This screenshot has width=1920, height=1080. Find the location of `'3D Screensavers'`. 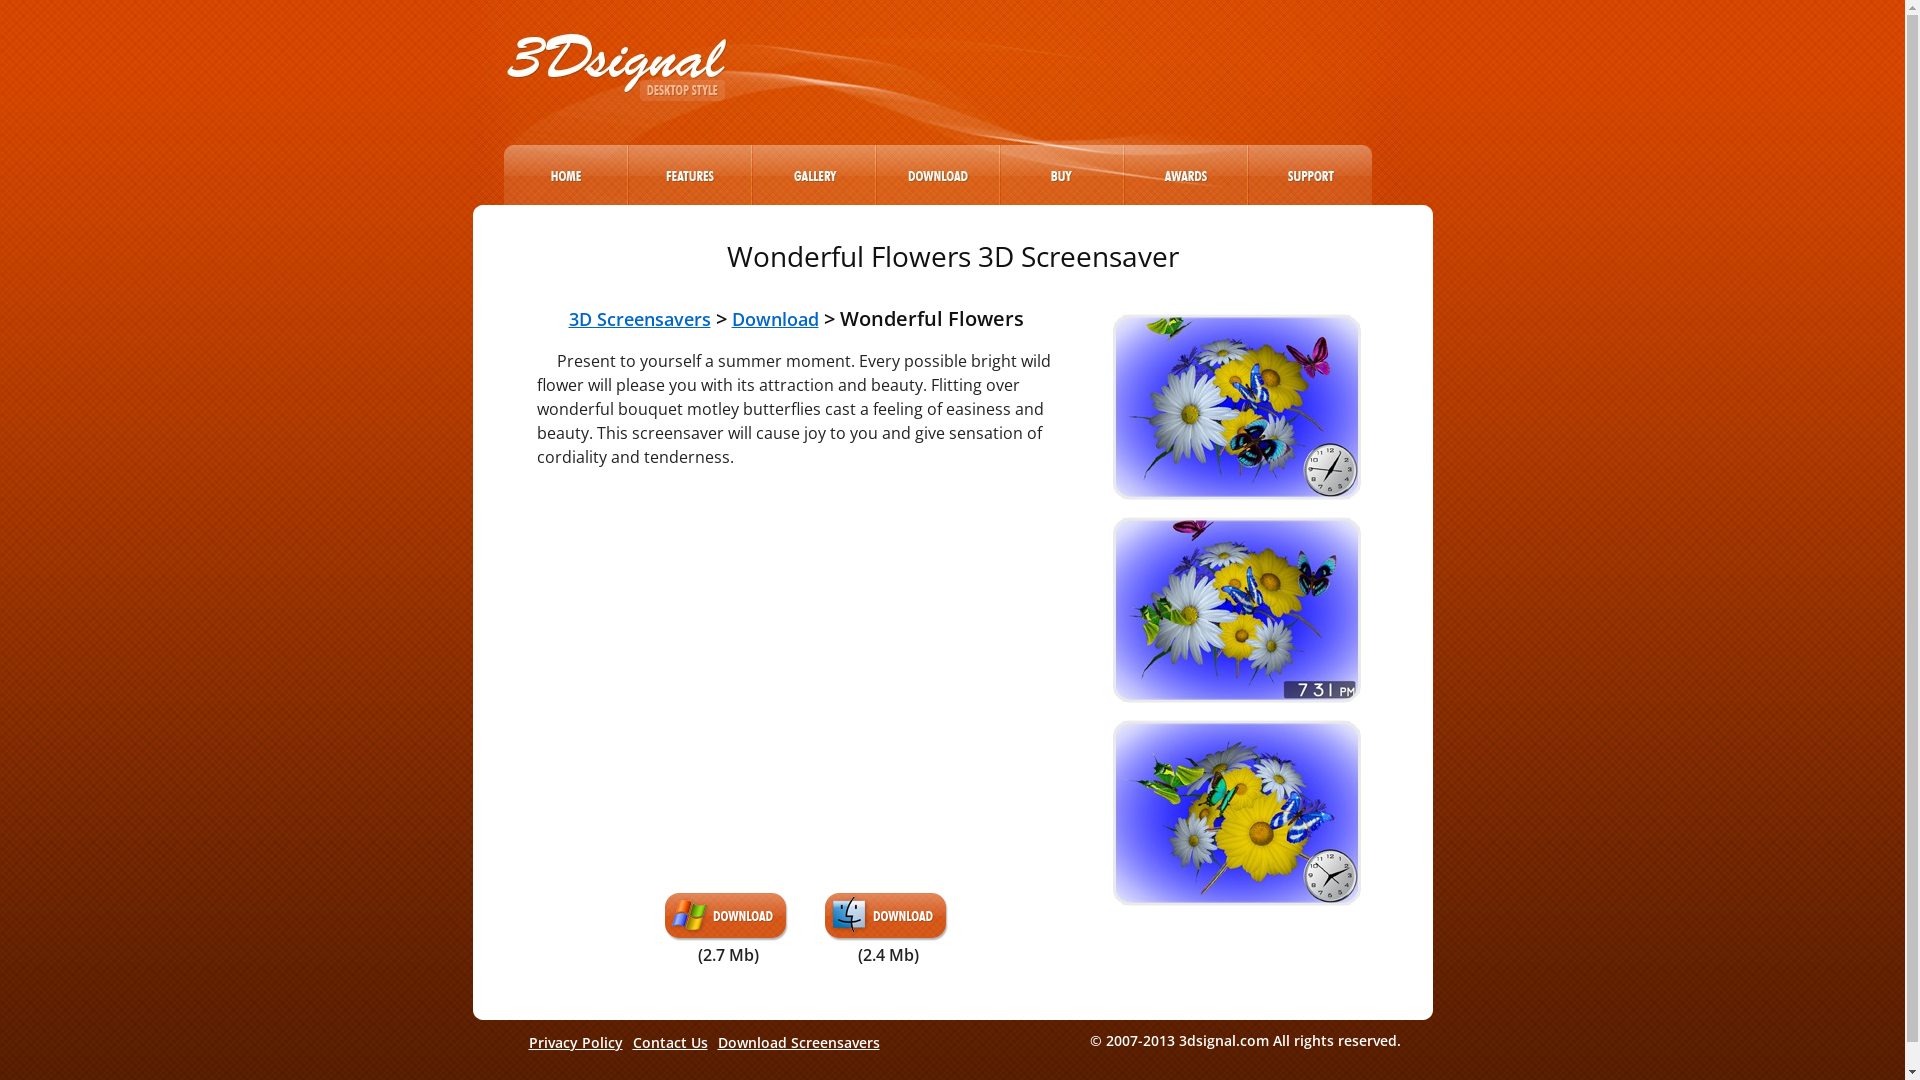

'3D Screensavers' is located at coordinates (637, 318).